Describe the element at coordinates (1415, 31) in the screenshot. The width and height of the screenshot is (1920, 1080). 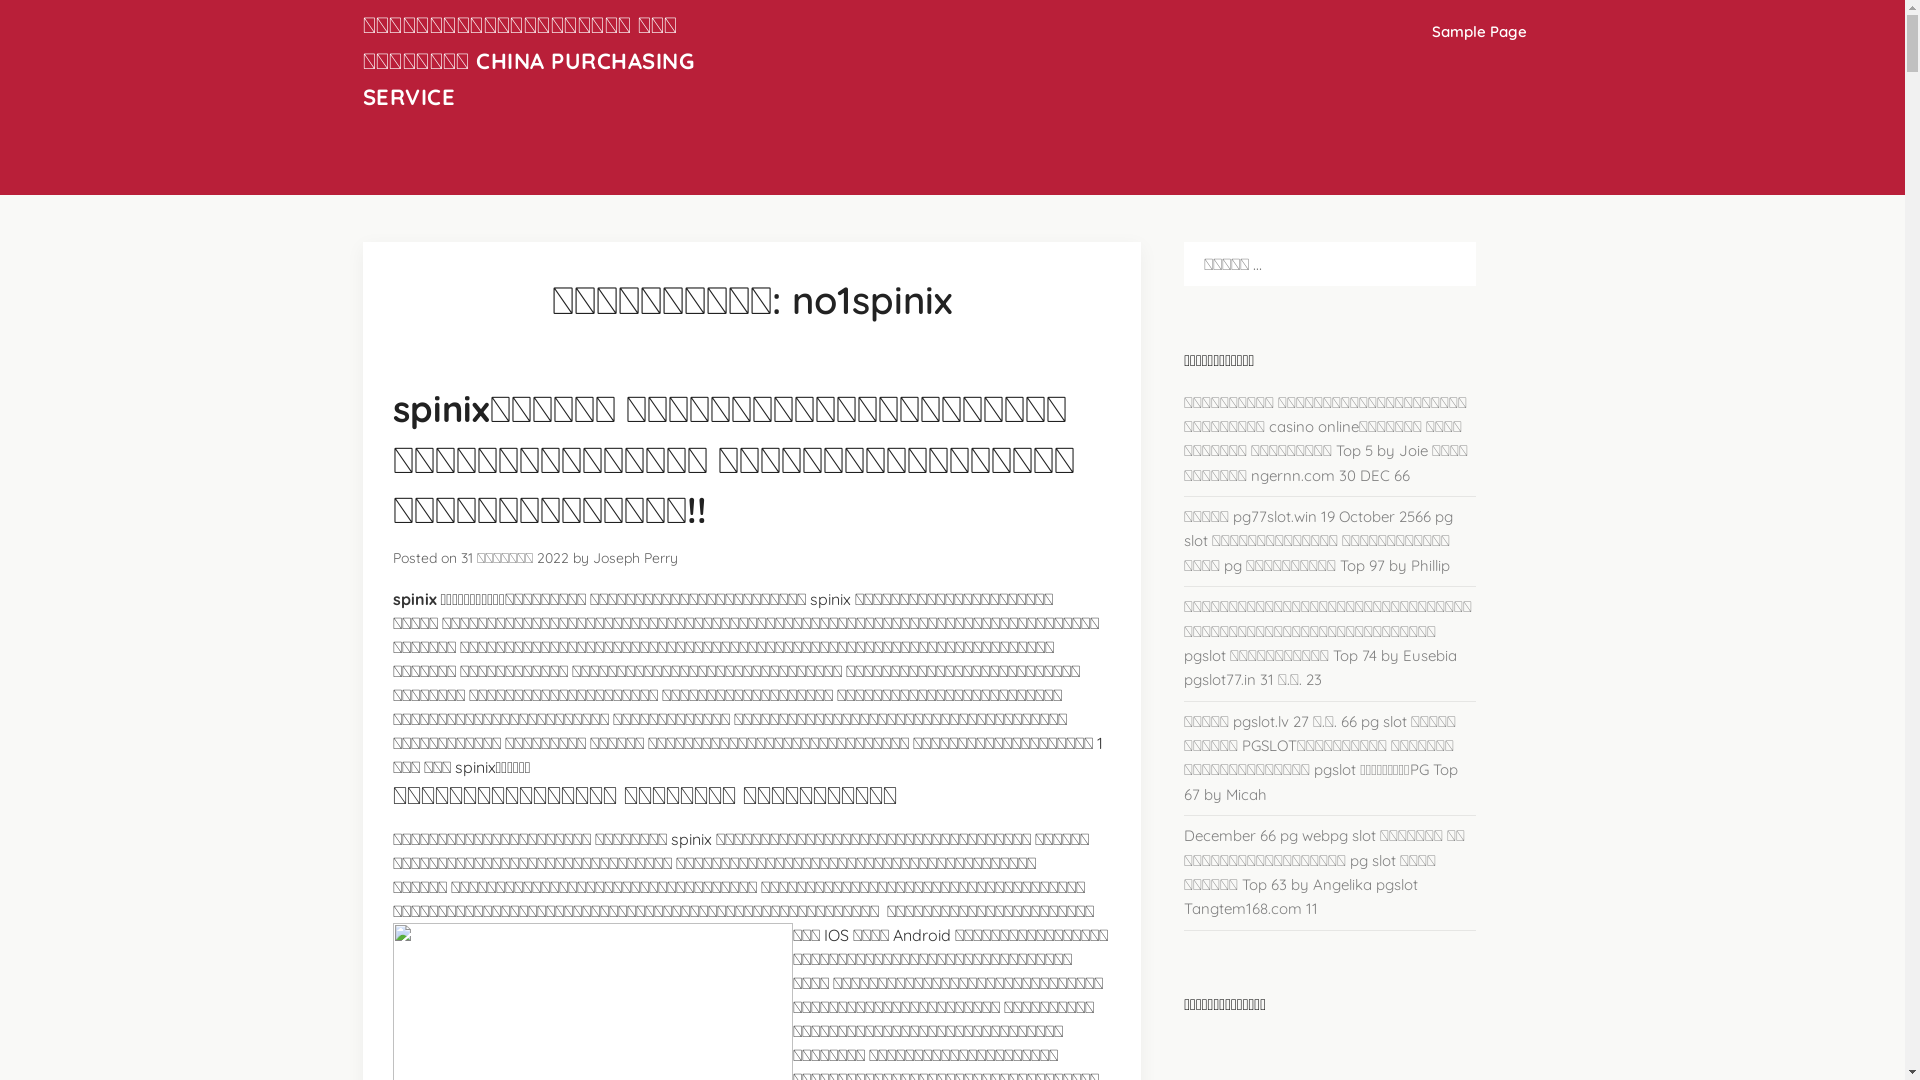
I see `'Sample Page'` at that location.